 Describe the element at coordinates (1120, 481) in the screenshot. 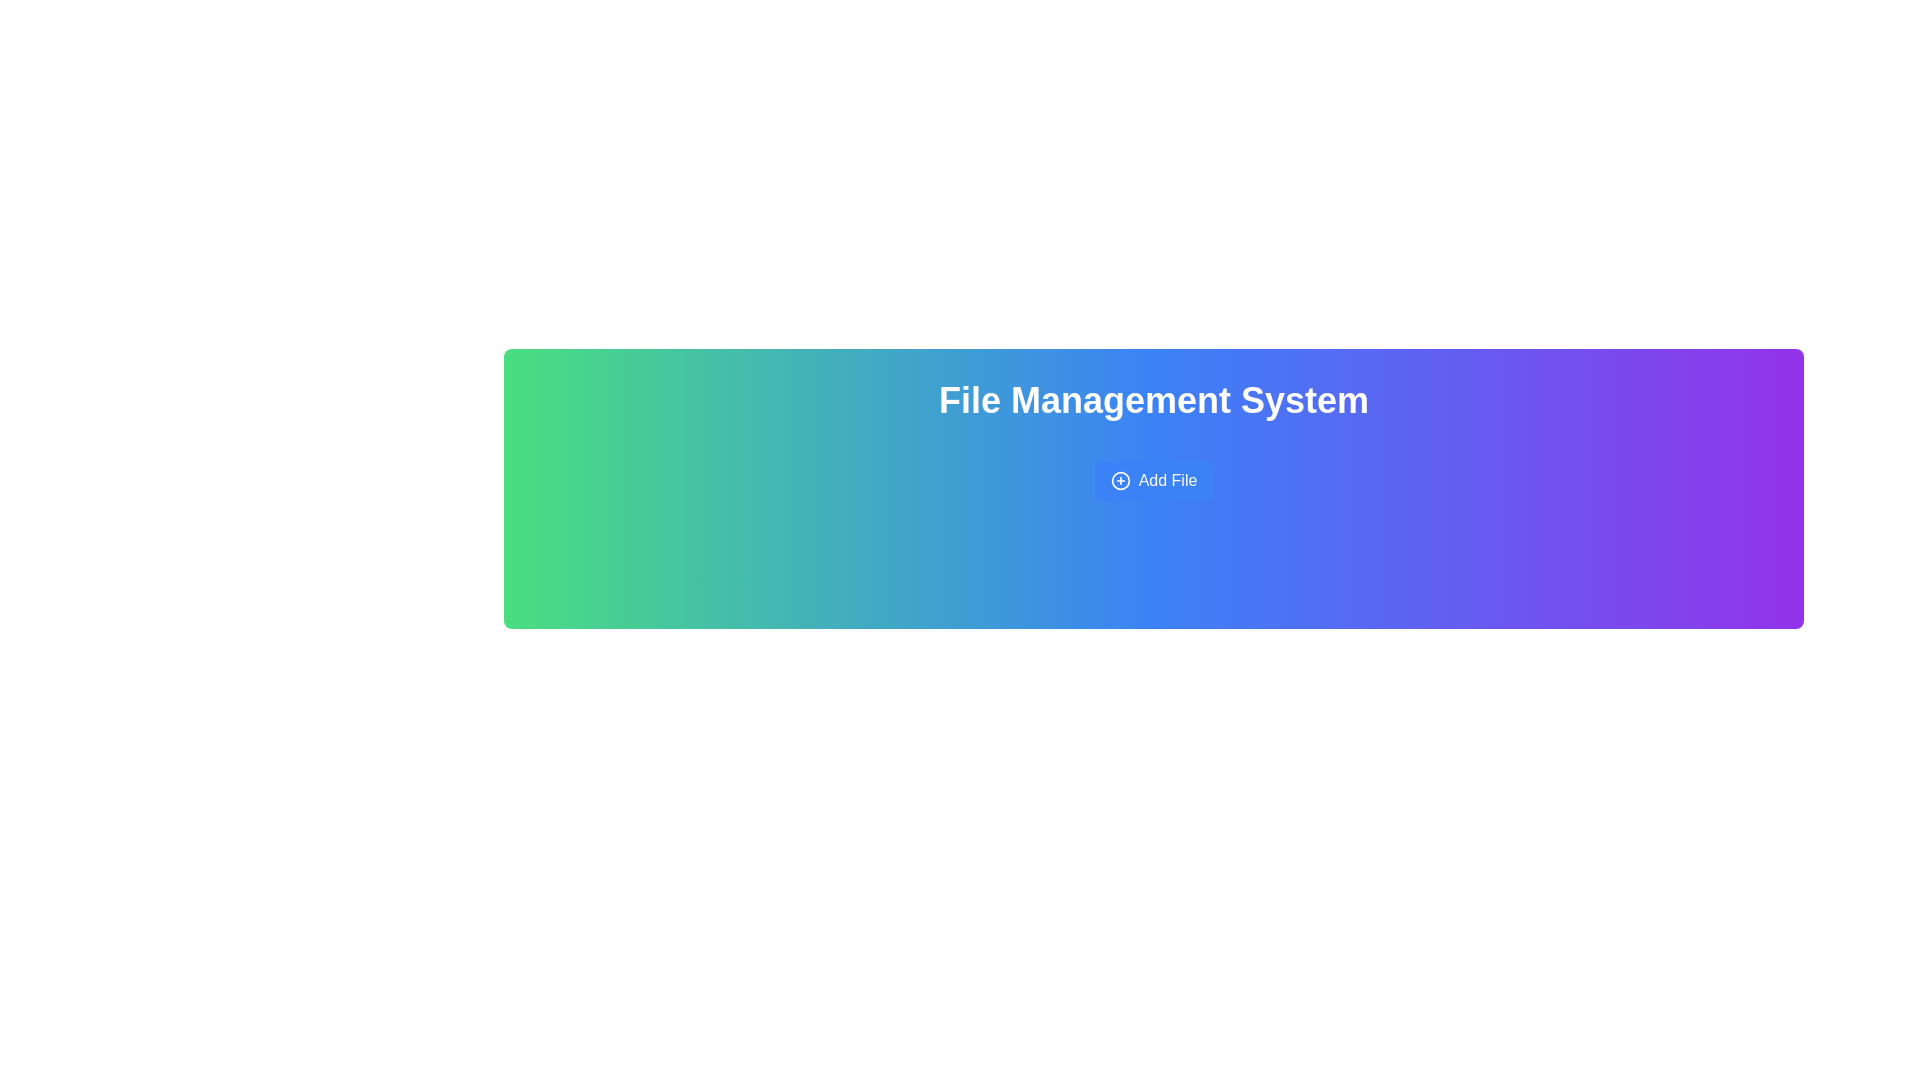

I see `the graphical enhancement of the circular shape in the 'Add File' icon located below the 'File Management System' text` at that location.